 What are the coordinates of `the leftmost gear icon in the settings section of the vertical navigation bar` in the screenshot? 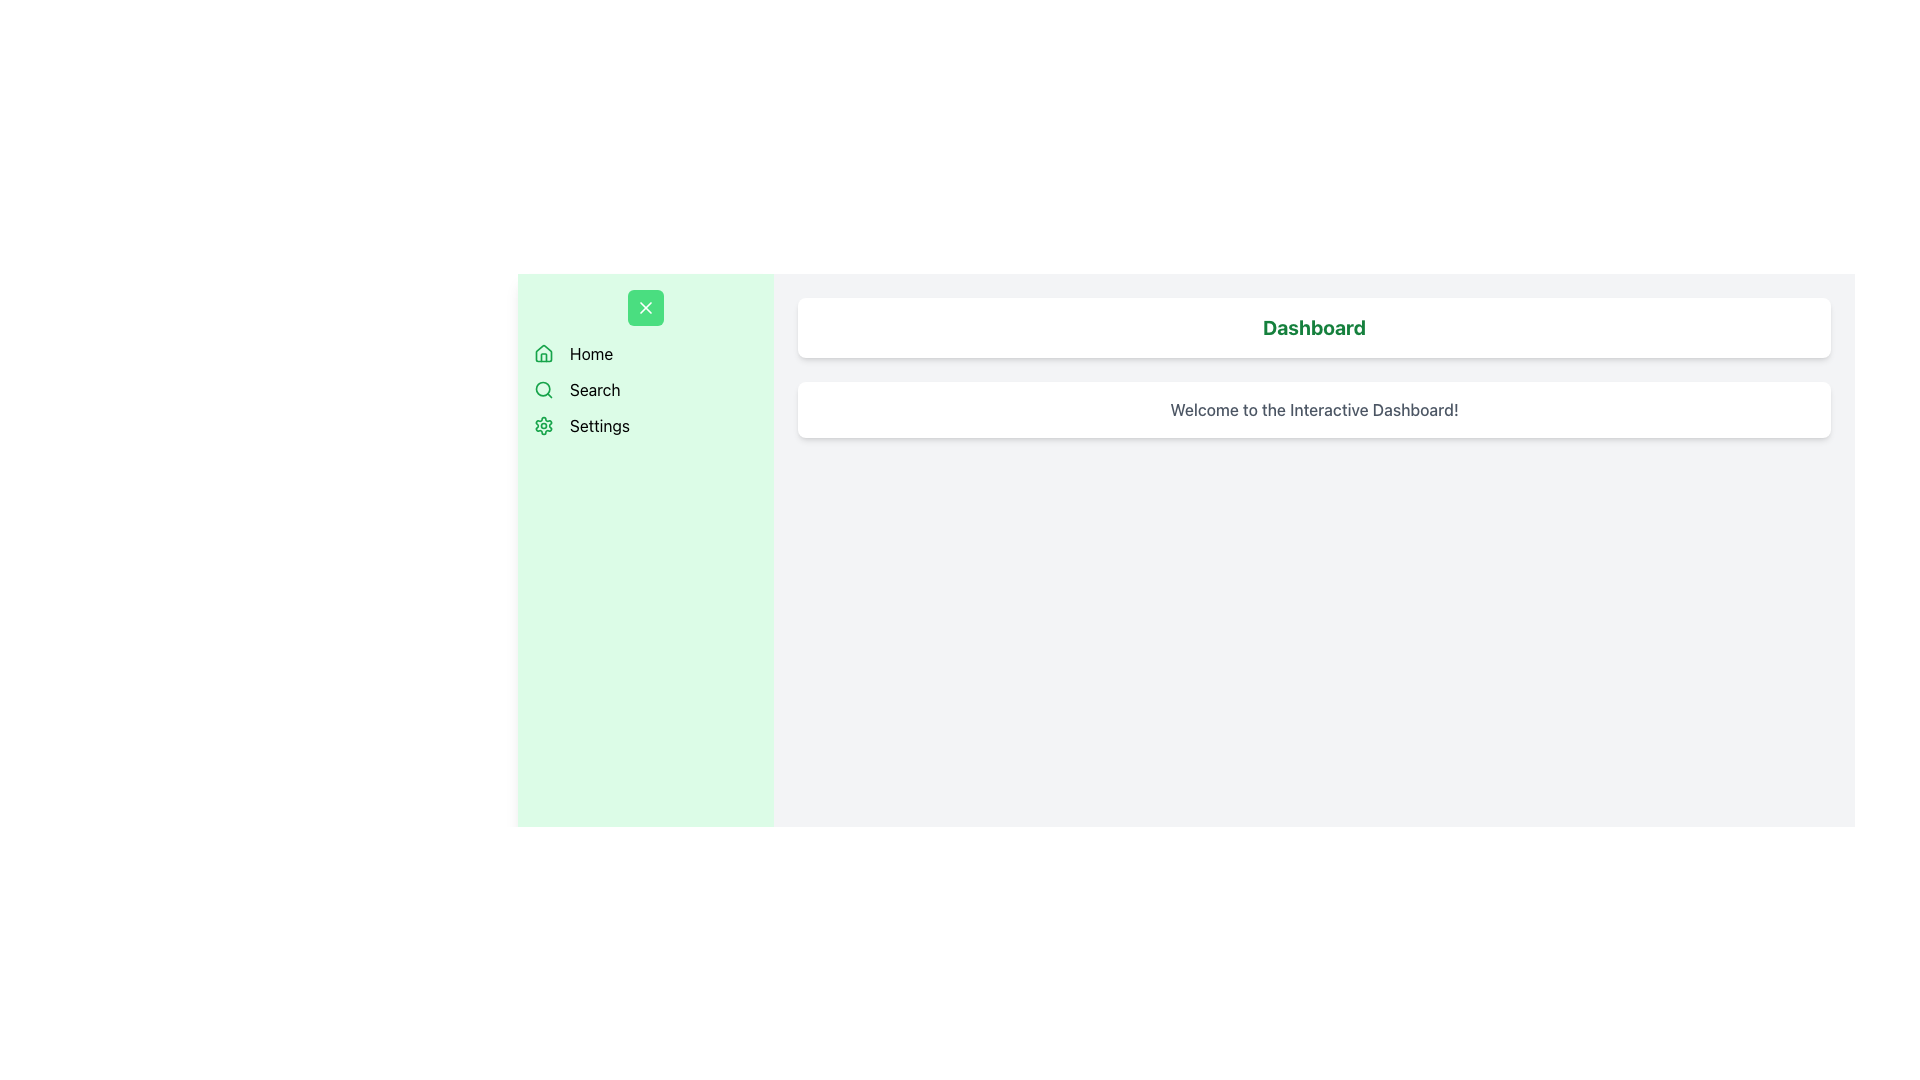 It's located at (543, 424).